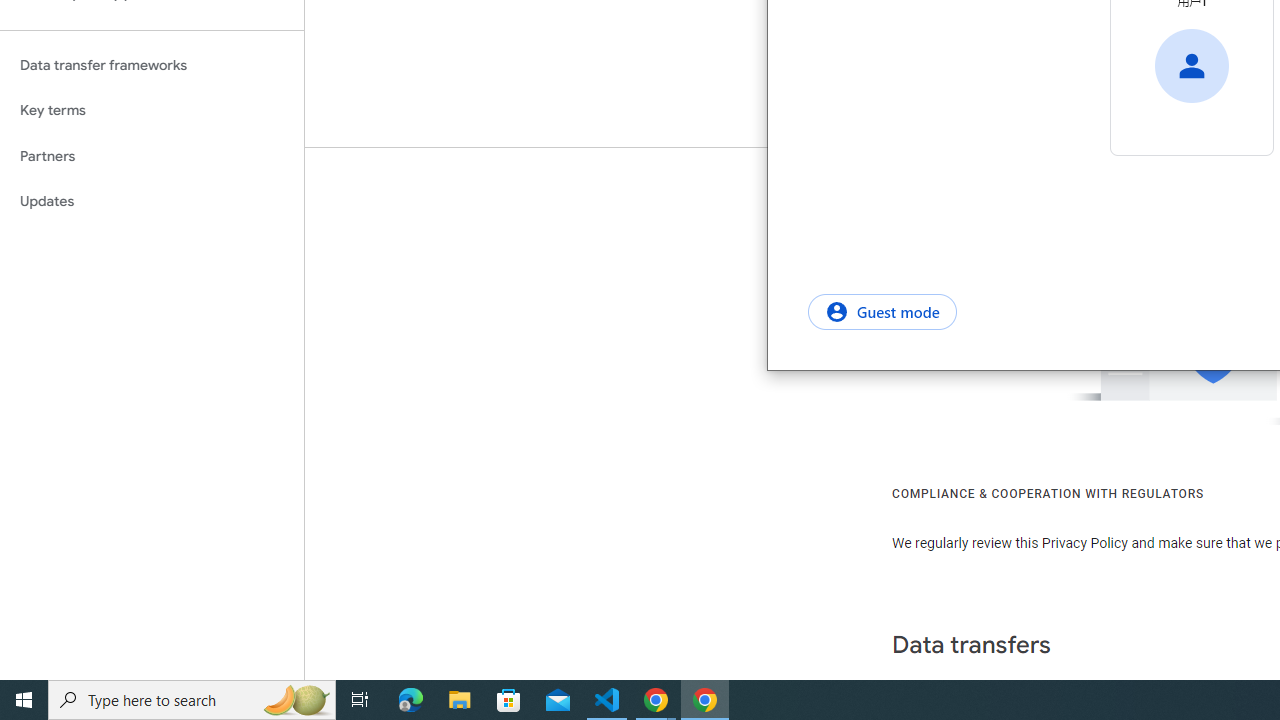  I want to click on 'File Explorer', so click(459, 698).